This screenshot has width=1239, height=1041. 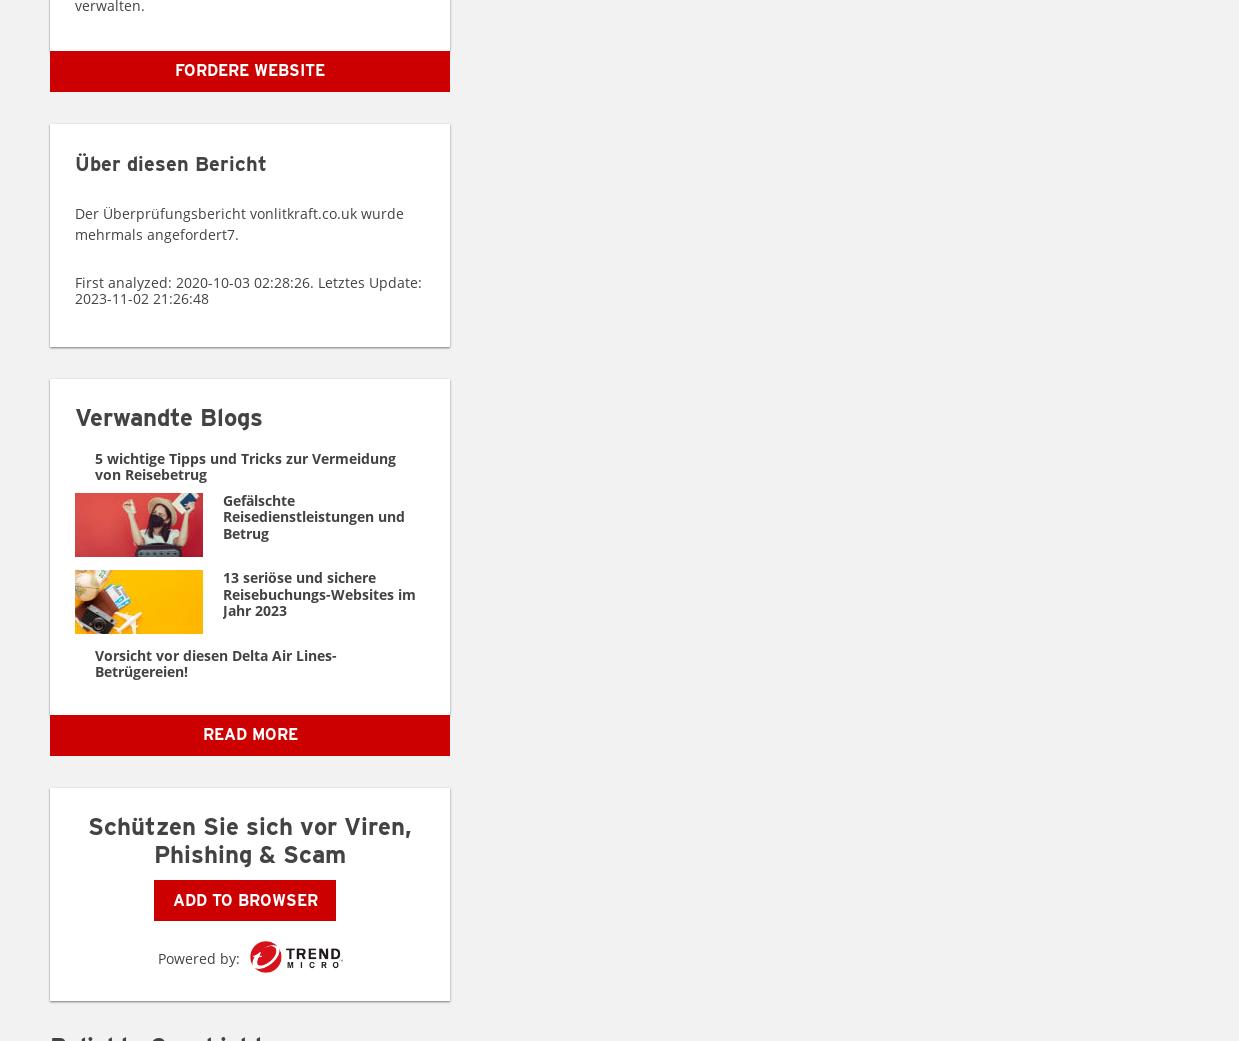 I want to click on 'Fordere Website', so click(x=249, y=69).